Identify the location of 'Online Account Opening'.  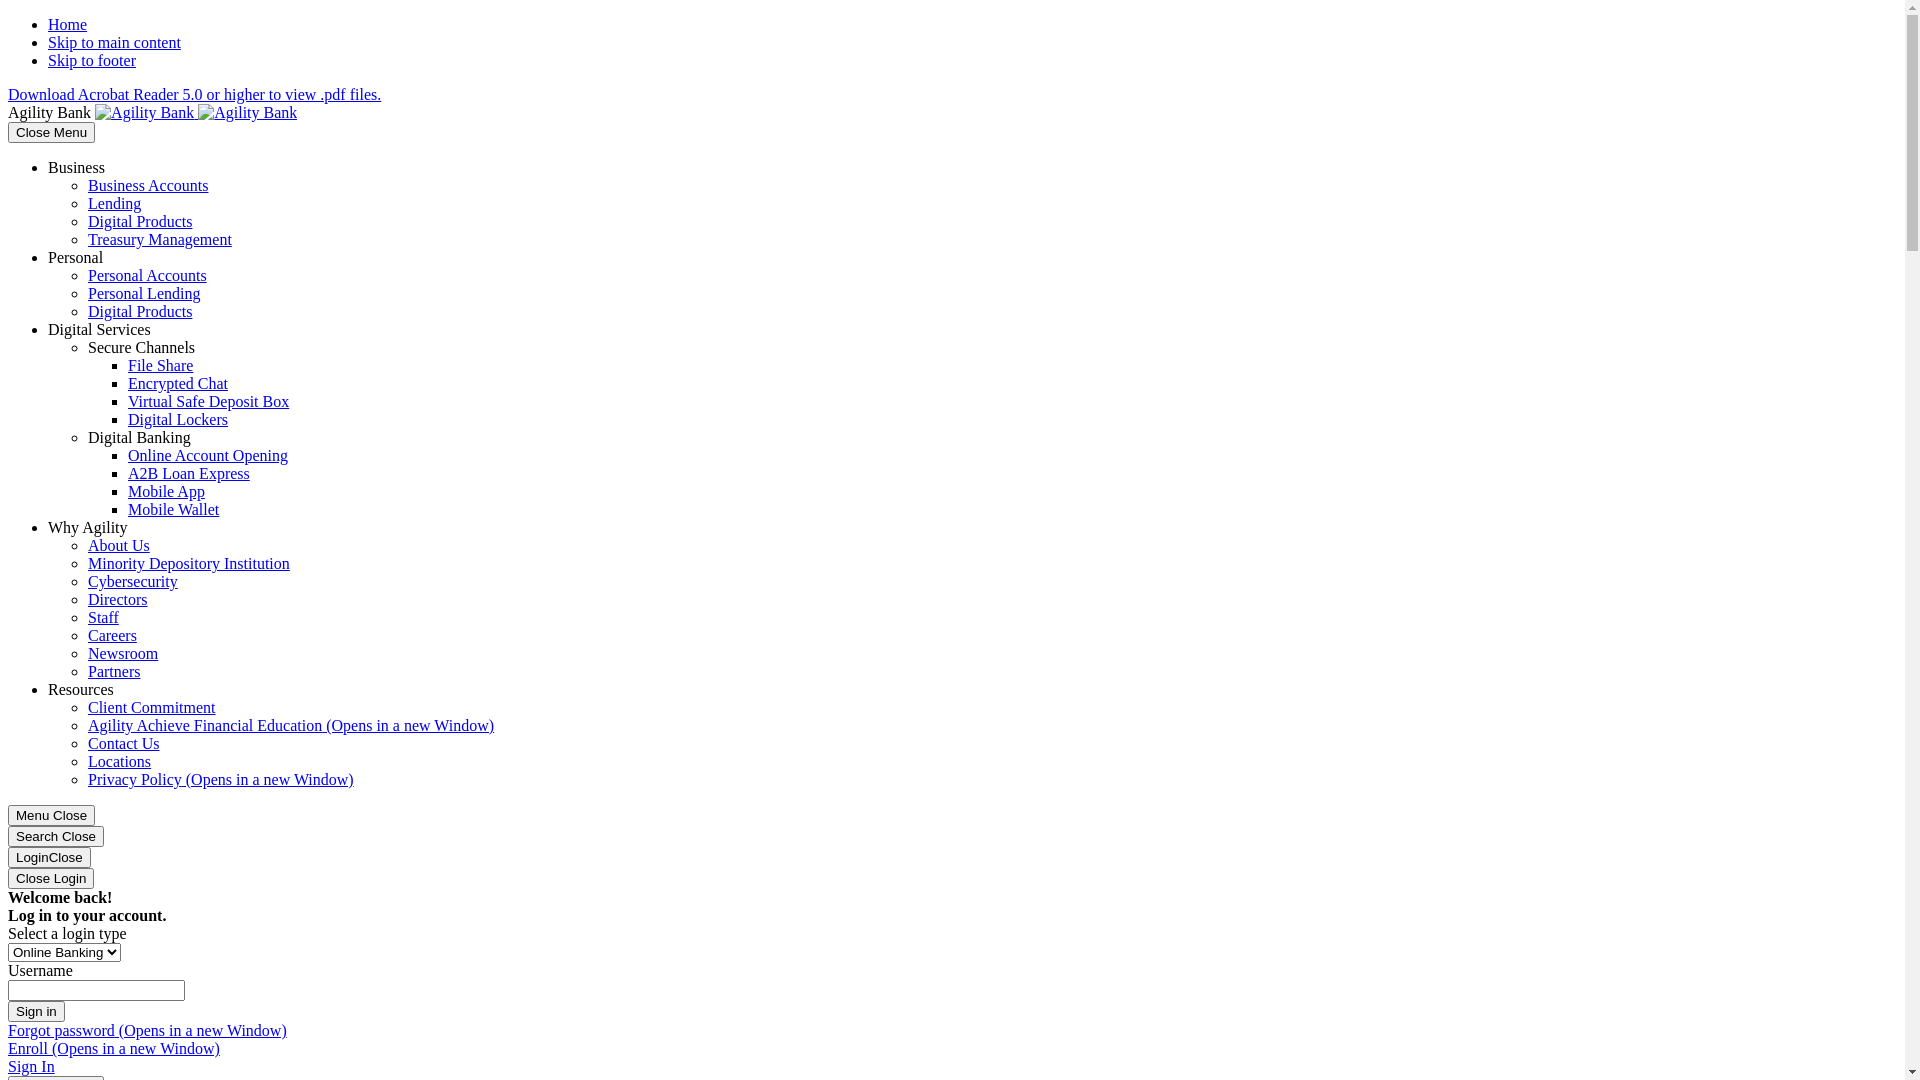
(207, 455).